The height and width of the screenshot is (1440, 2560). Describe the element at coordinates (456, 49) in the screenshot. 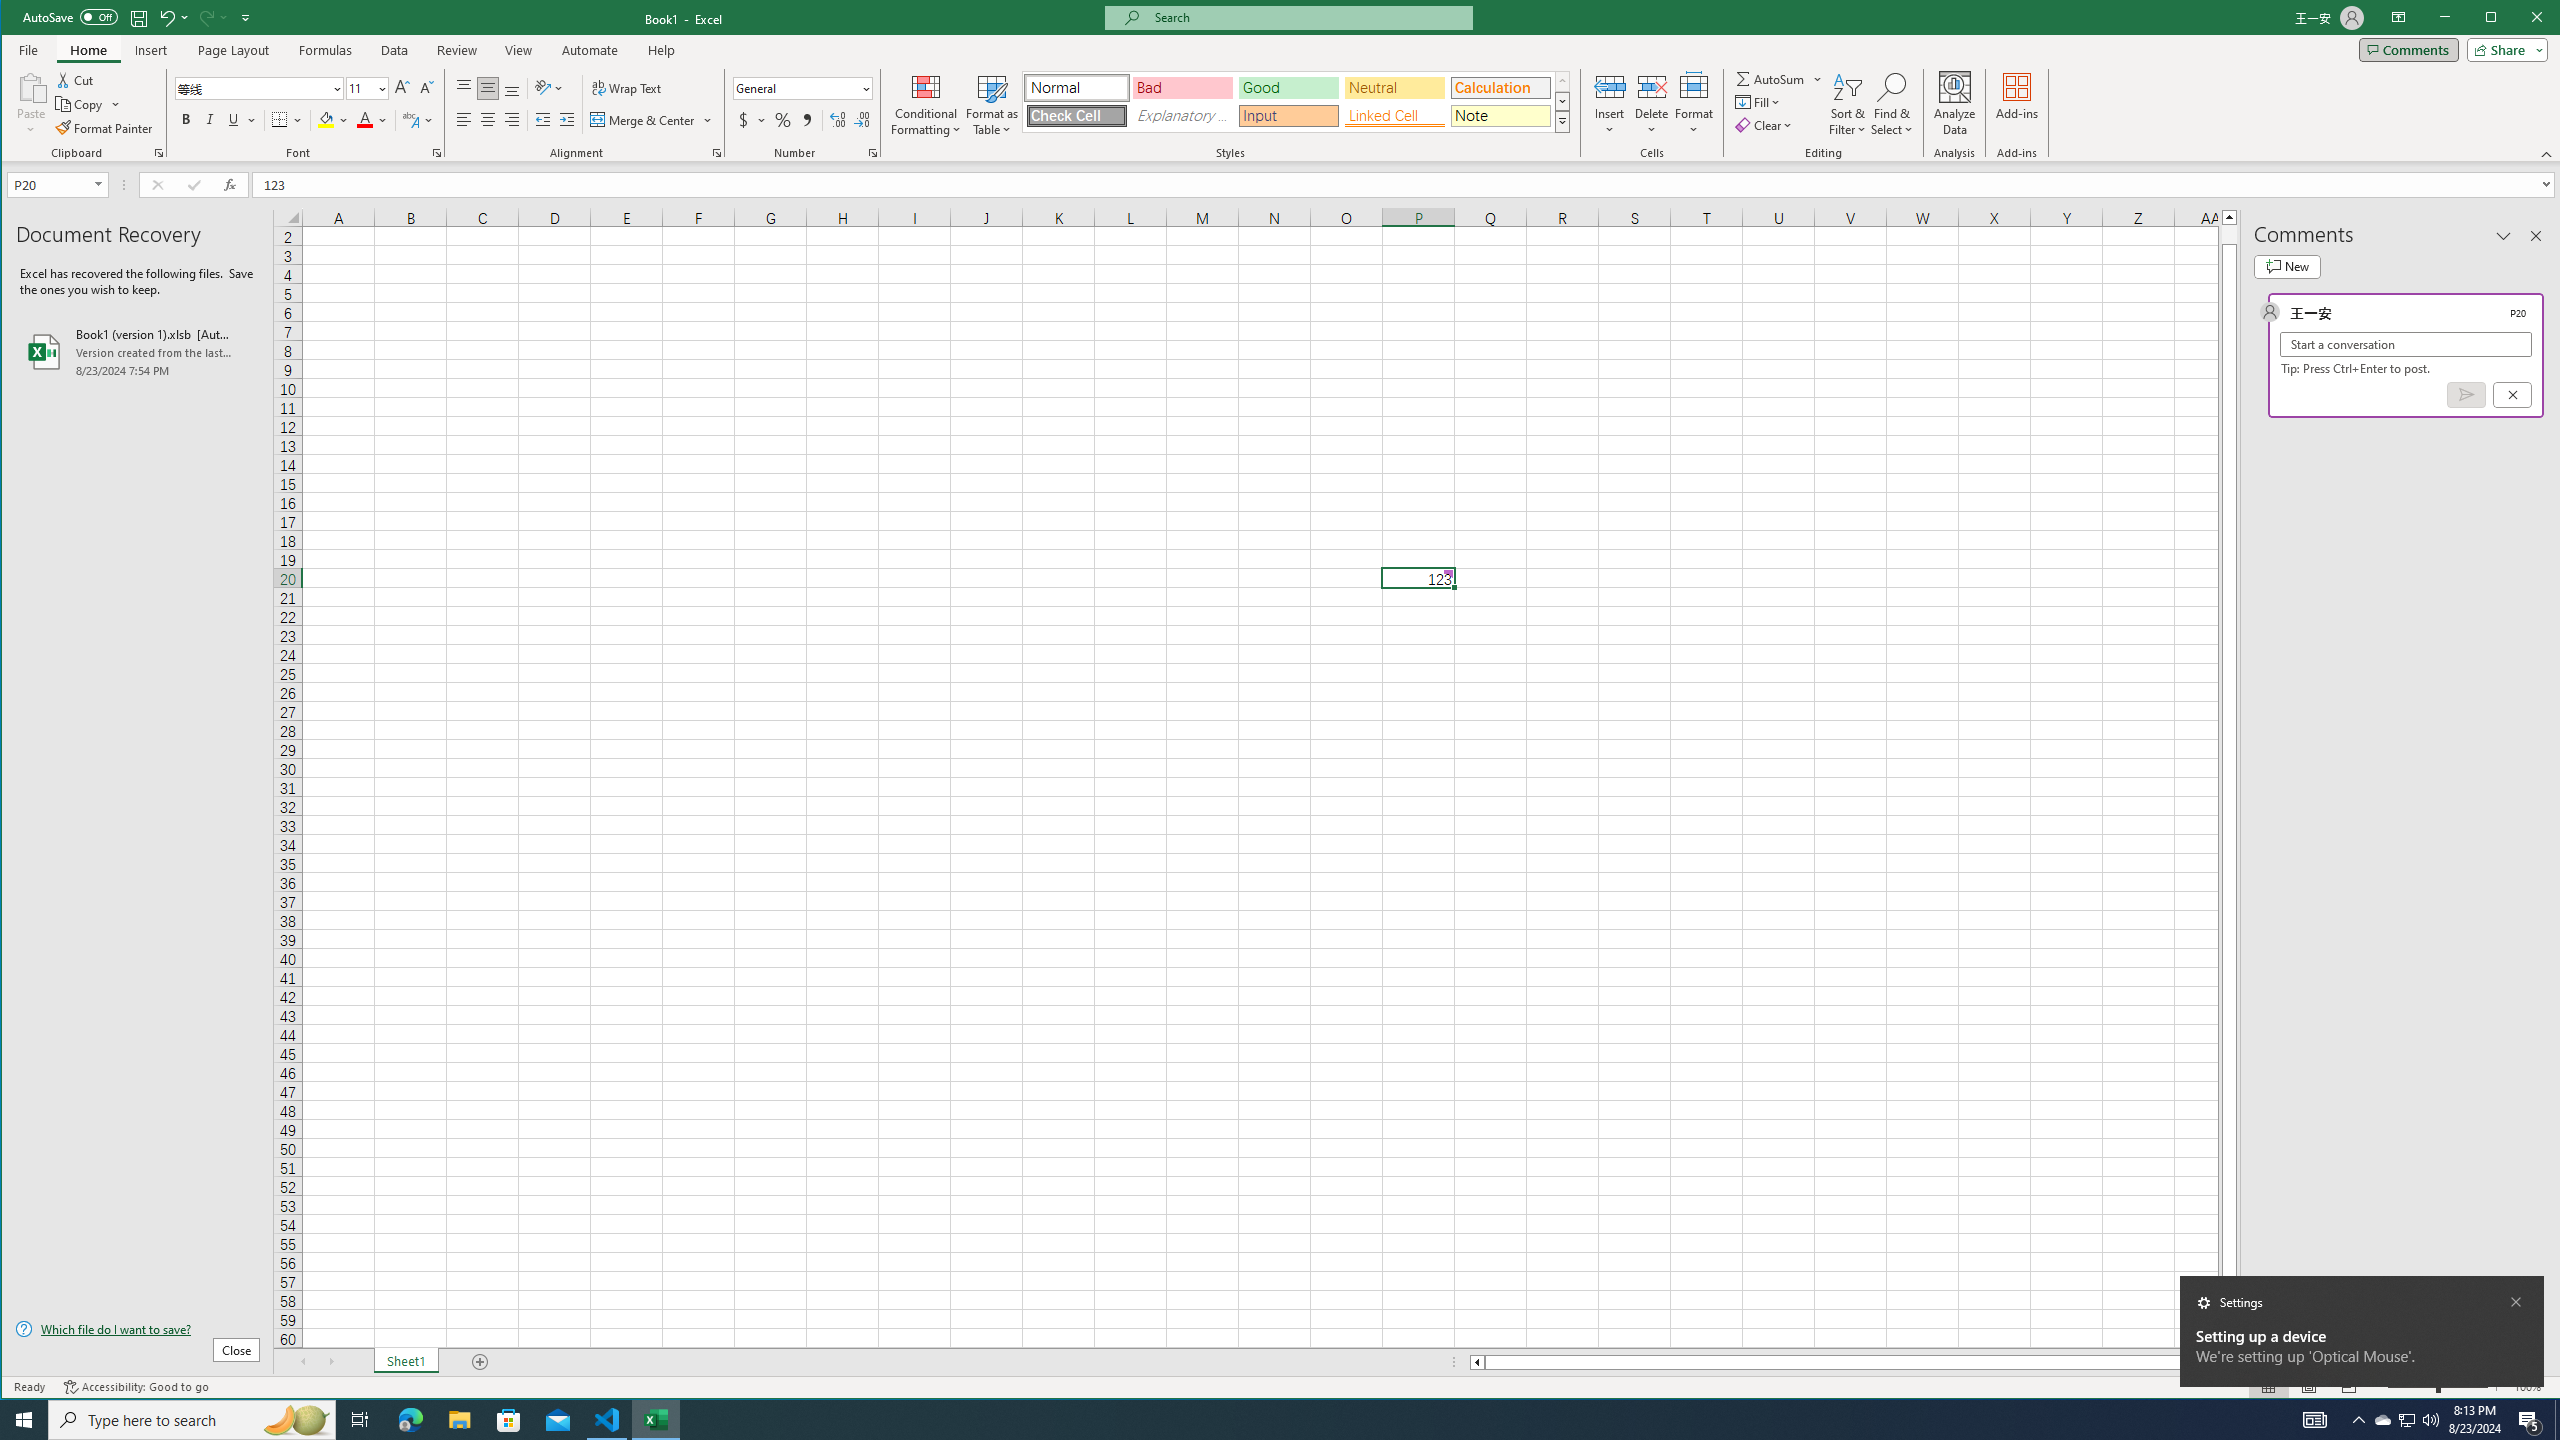

I see `'Review'` at that location.